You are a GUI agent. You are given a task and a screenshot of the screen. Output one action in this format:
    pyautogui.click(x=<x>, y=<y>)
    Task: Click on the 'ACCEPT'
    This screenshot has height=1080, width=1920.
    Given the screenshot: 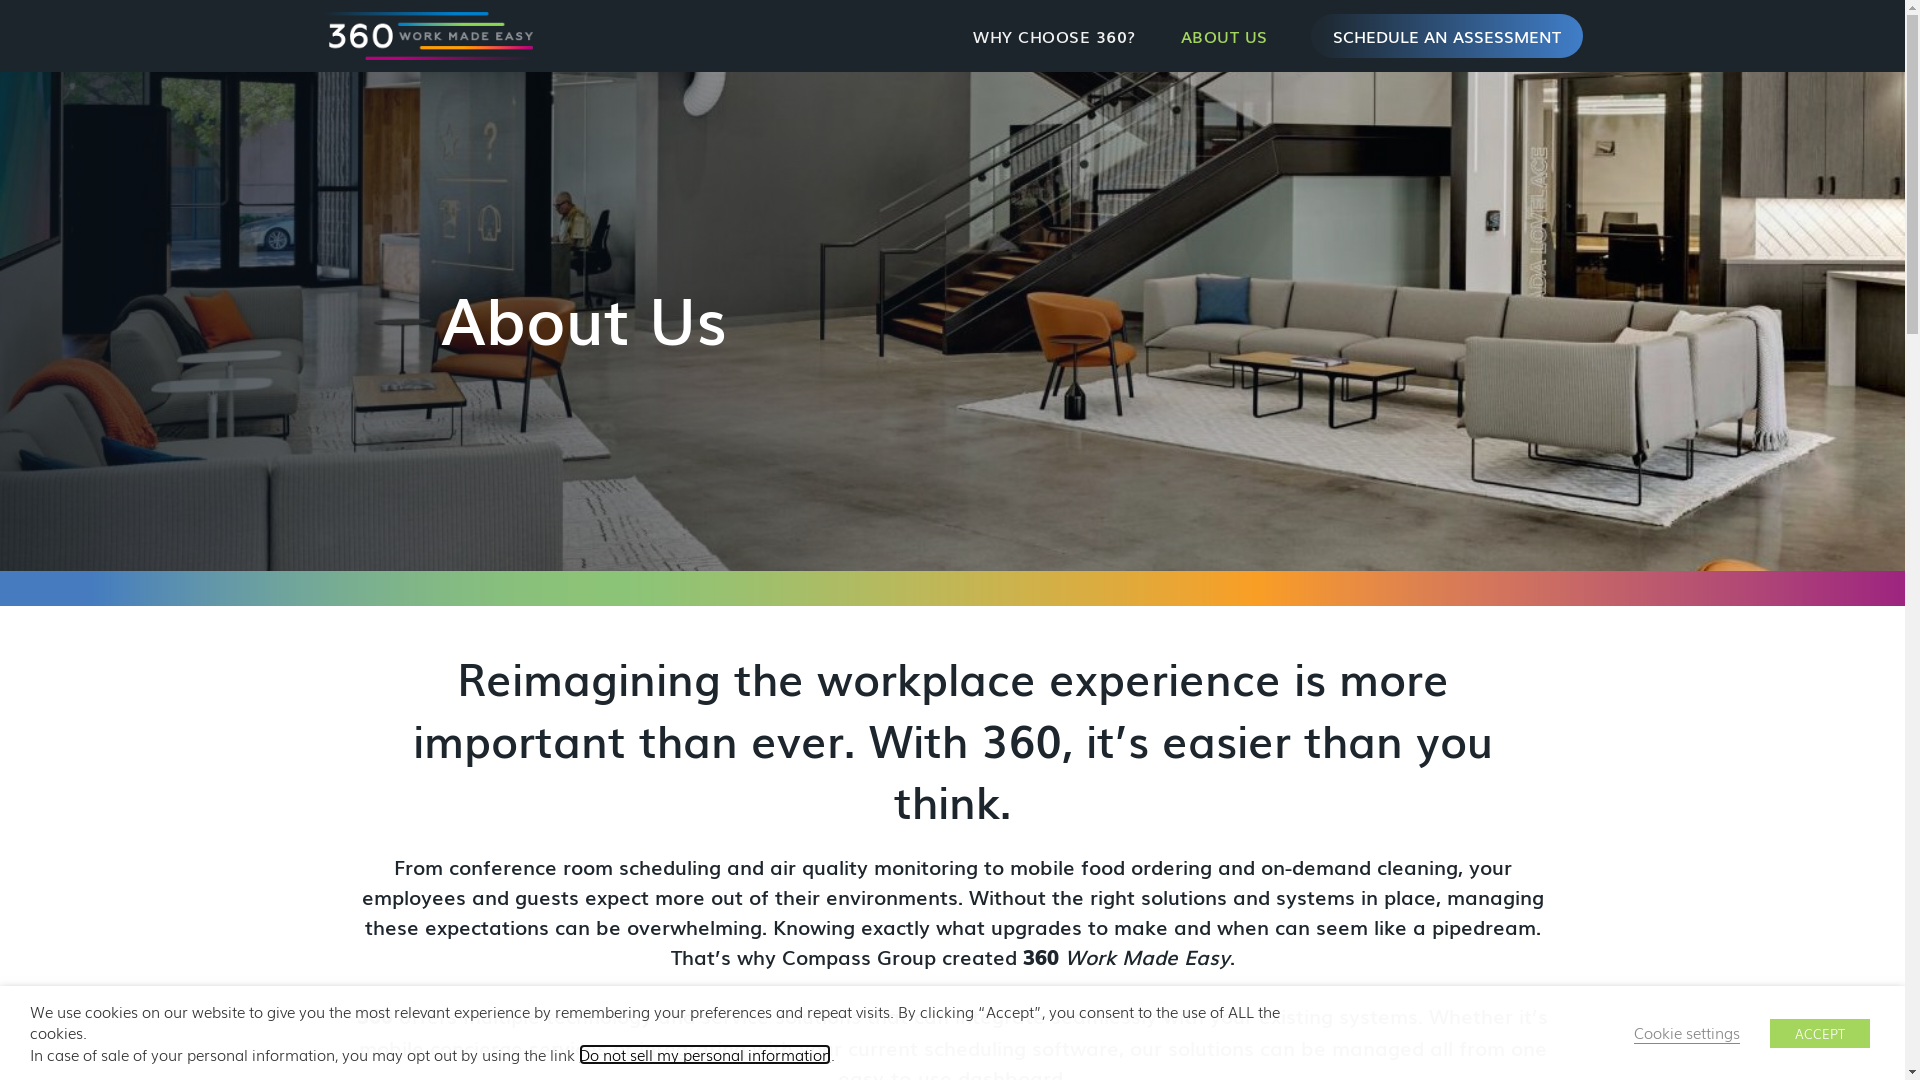 What is the action you would take?
    pyautogui.click(x=1770, y=1033)
    